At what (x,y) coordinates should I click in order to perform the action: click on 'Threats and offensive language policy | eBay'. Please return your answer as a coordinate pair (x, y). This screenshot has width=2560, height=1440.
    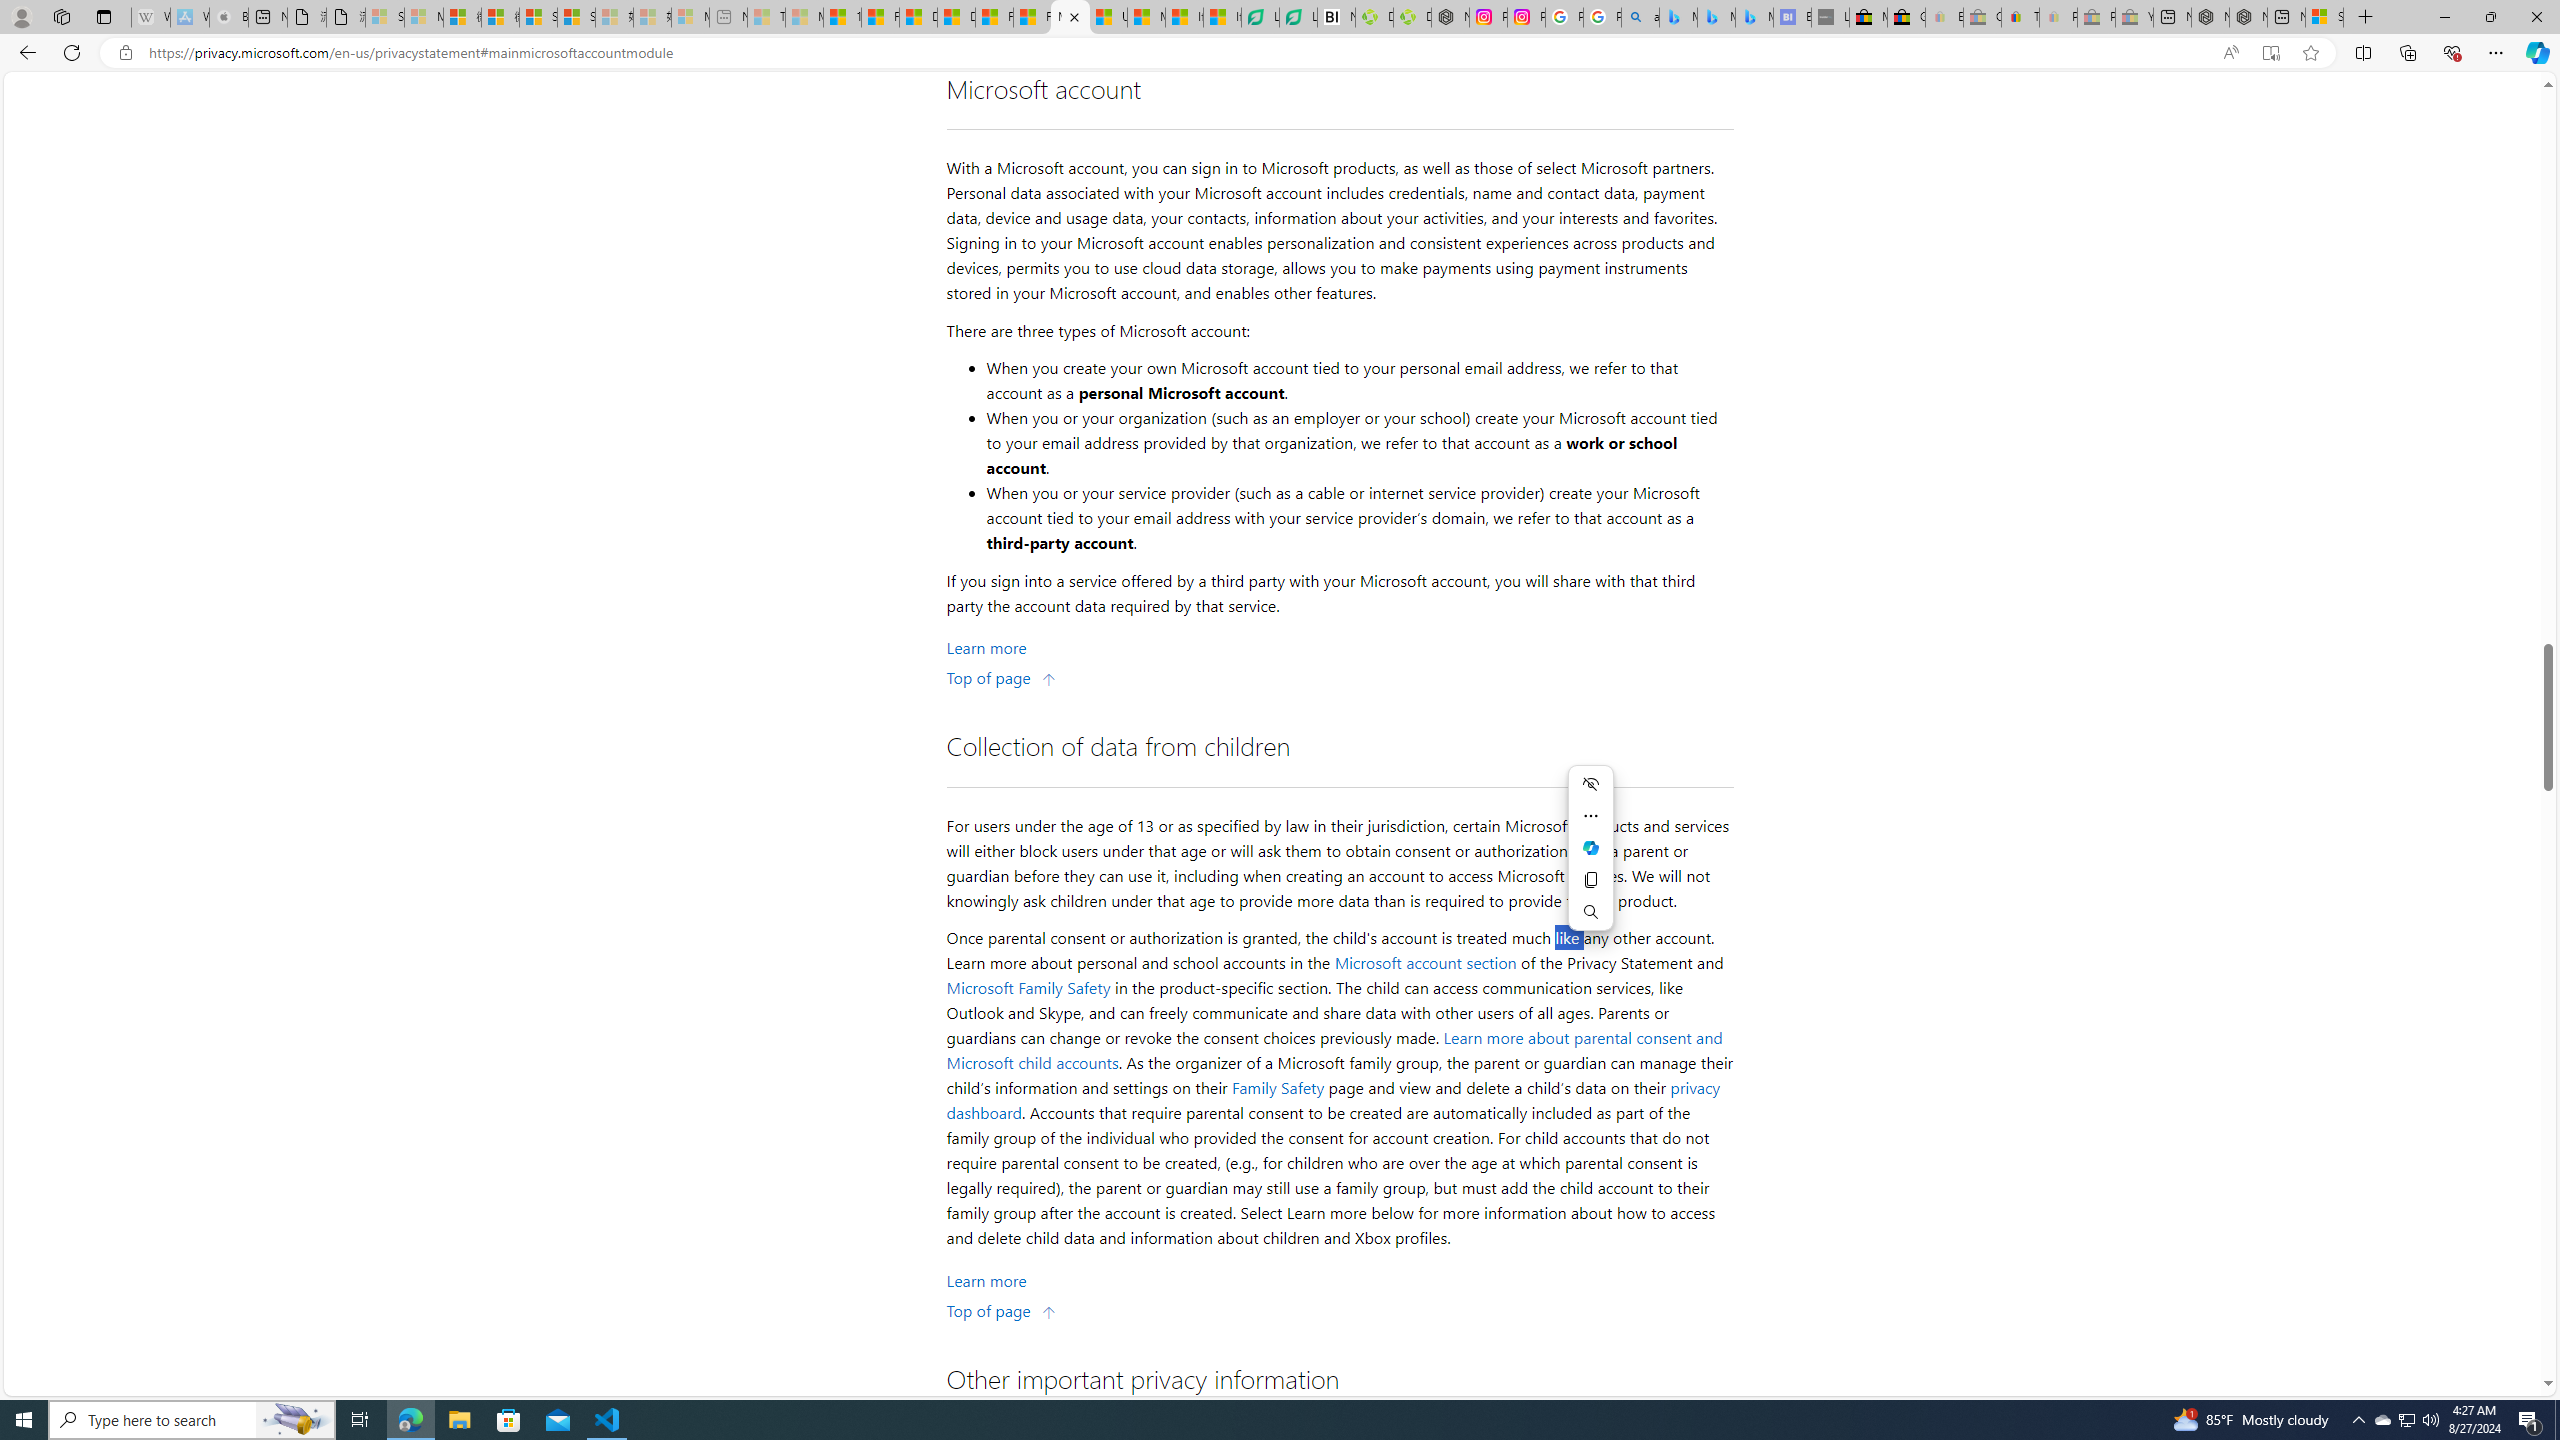
    Looking at the image, I should click on (2021, 16).